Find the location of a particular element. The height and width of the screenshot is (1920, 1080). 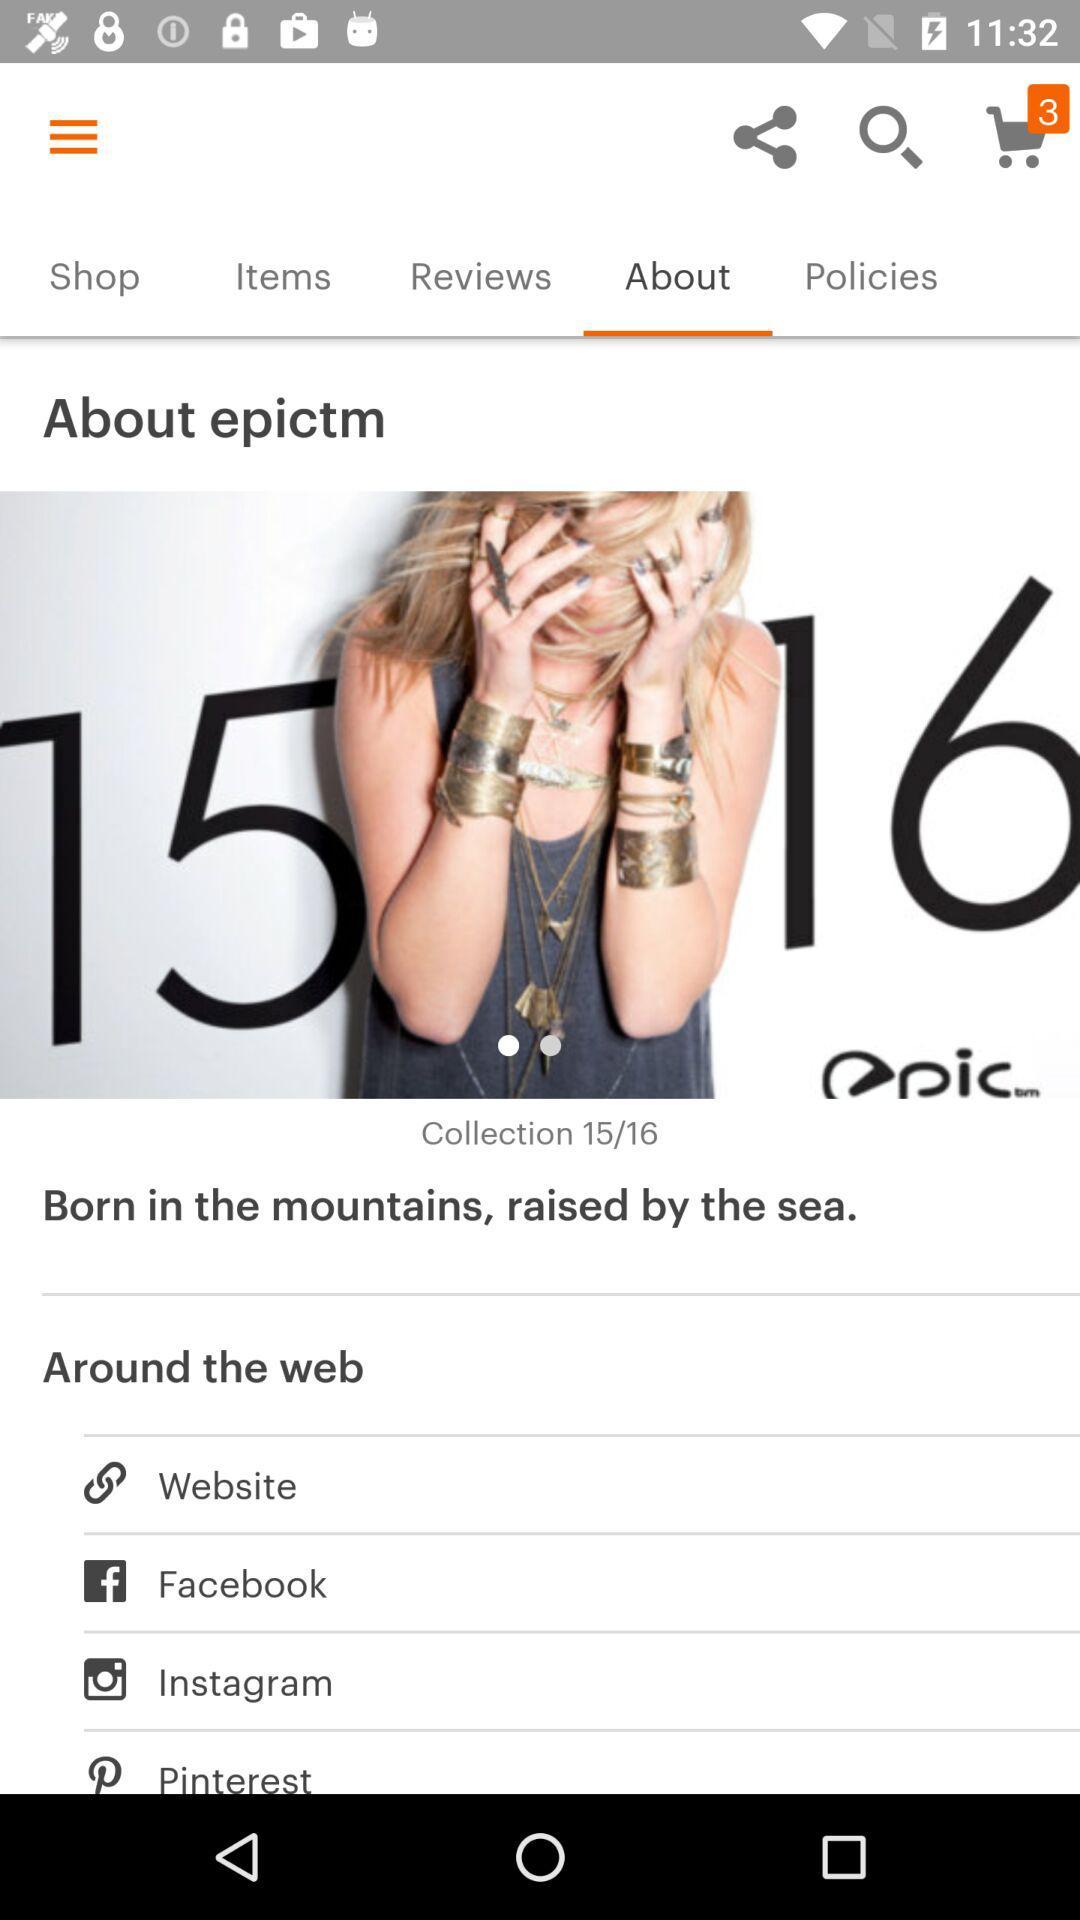

the icon above around the web icon is located at coordinates (540, 1226).